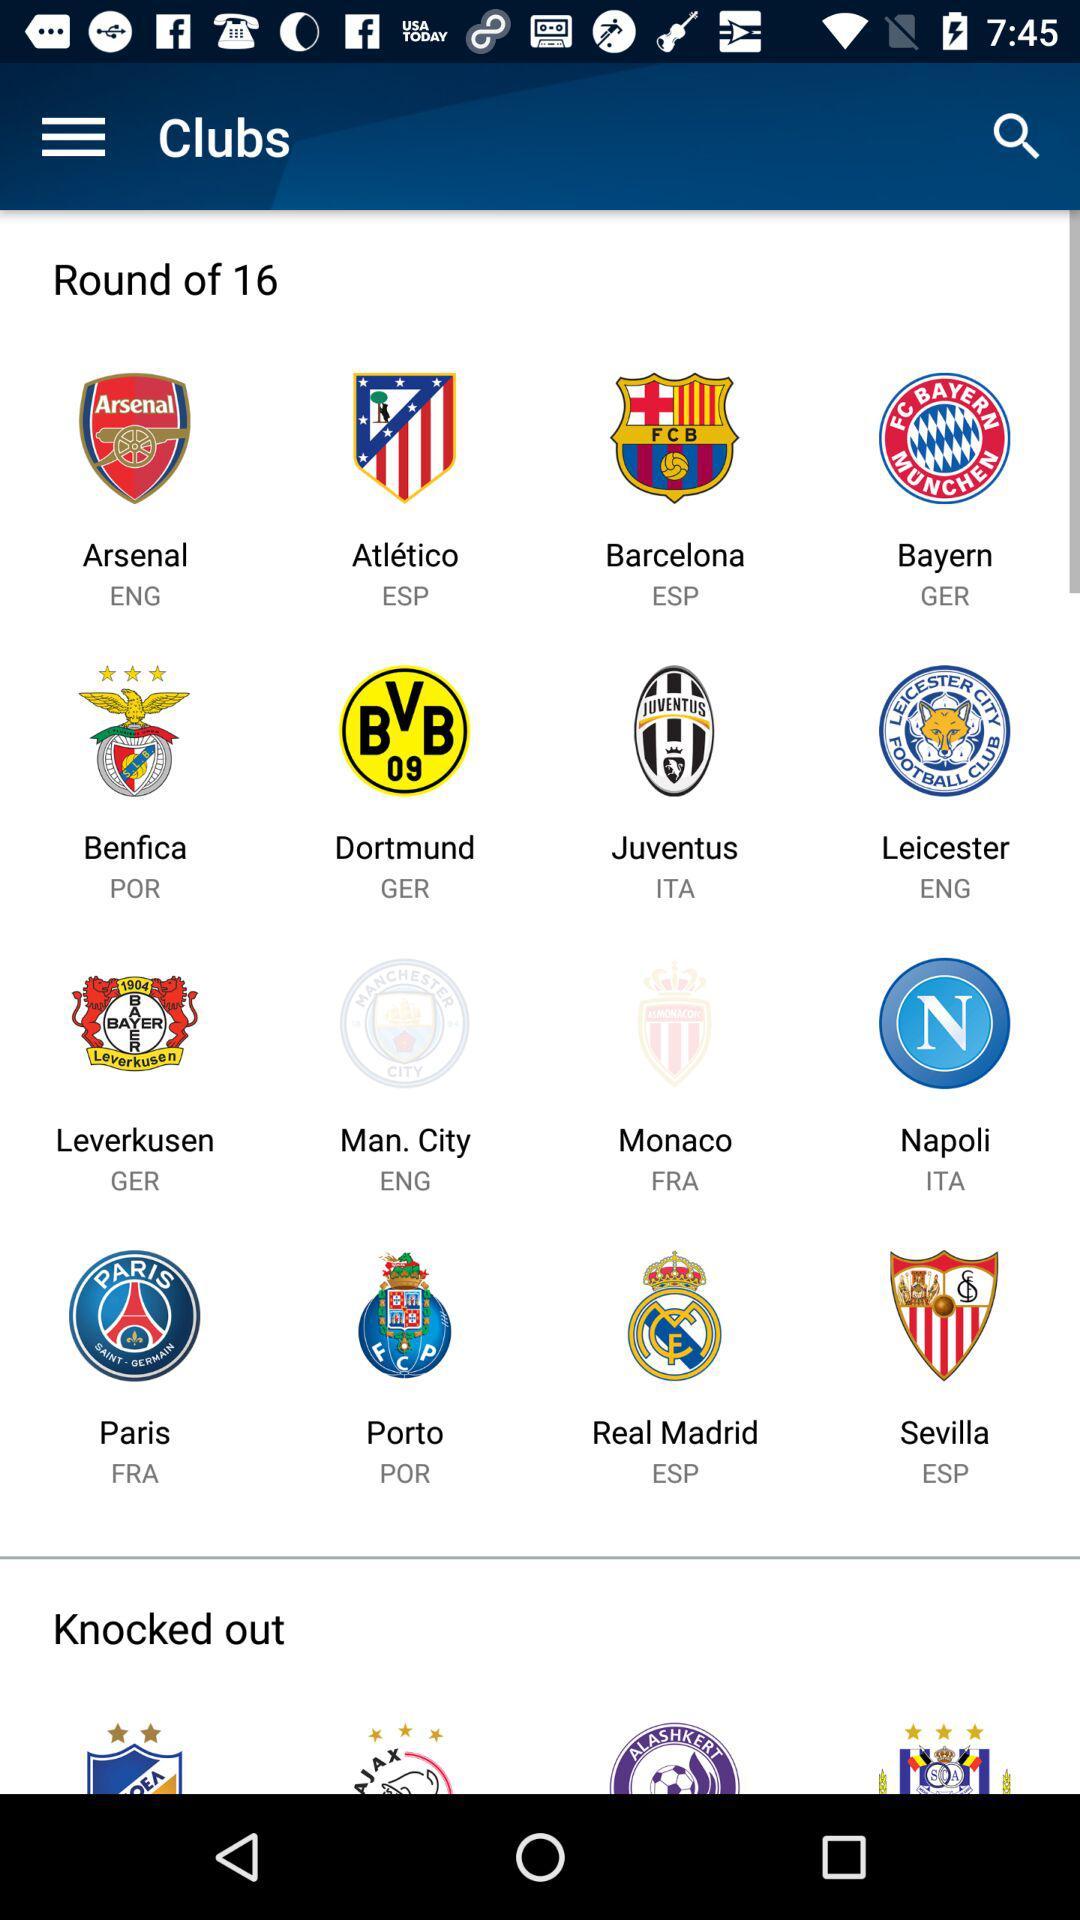 This screenshot has height=1920, width=1080. Describe the element at coordinates (72, 135) in the screenshot. I see `the item to the left of the clubs` at that location.